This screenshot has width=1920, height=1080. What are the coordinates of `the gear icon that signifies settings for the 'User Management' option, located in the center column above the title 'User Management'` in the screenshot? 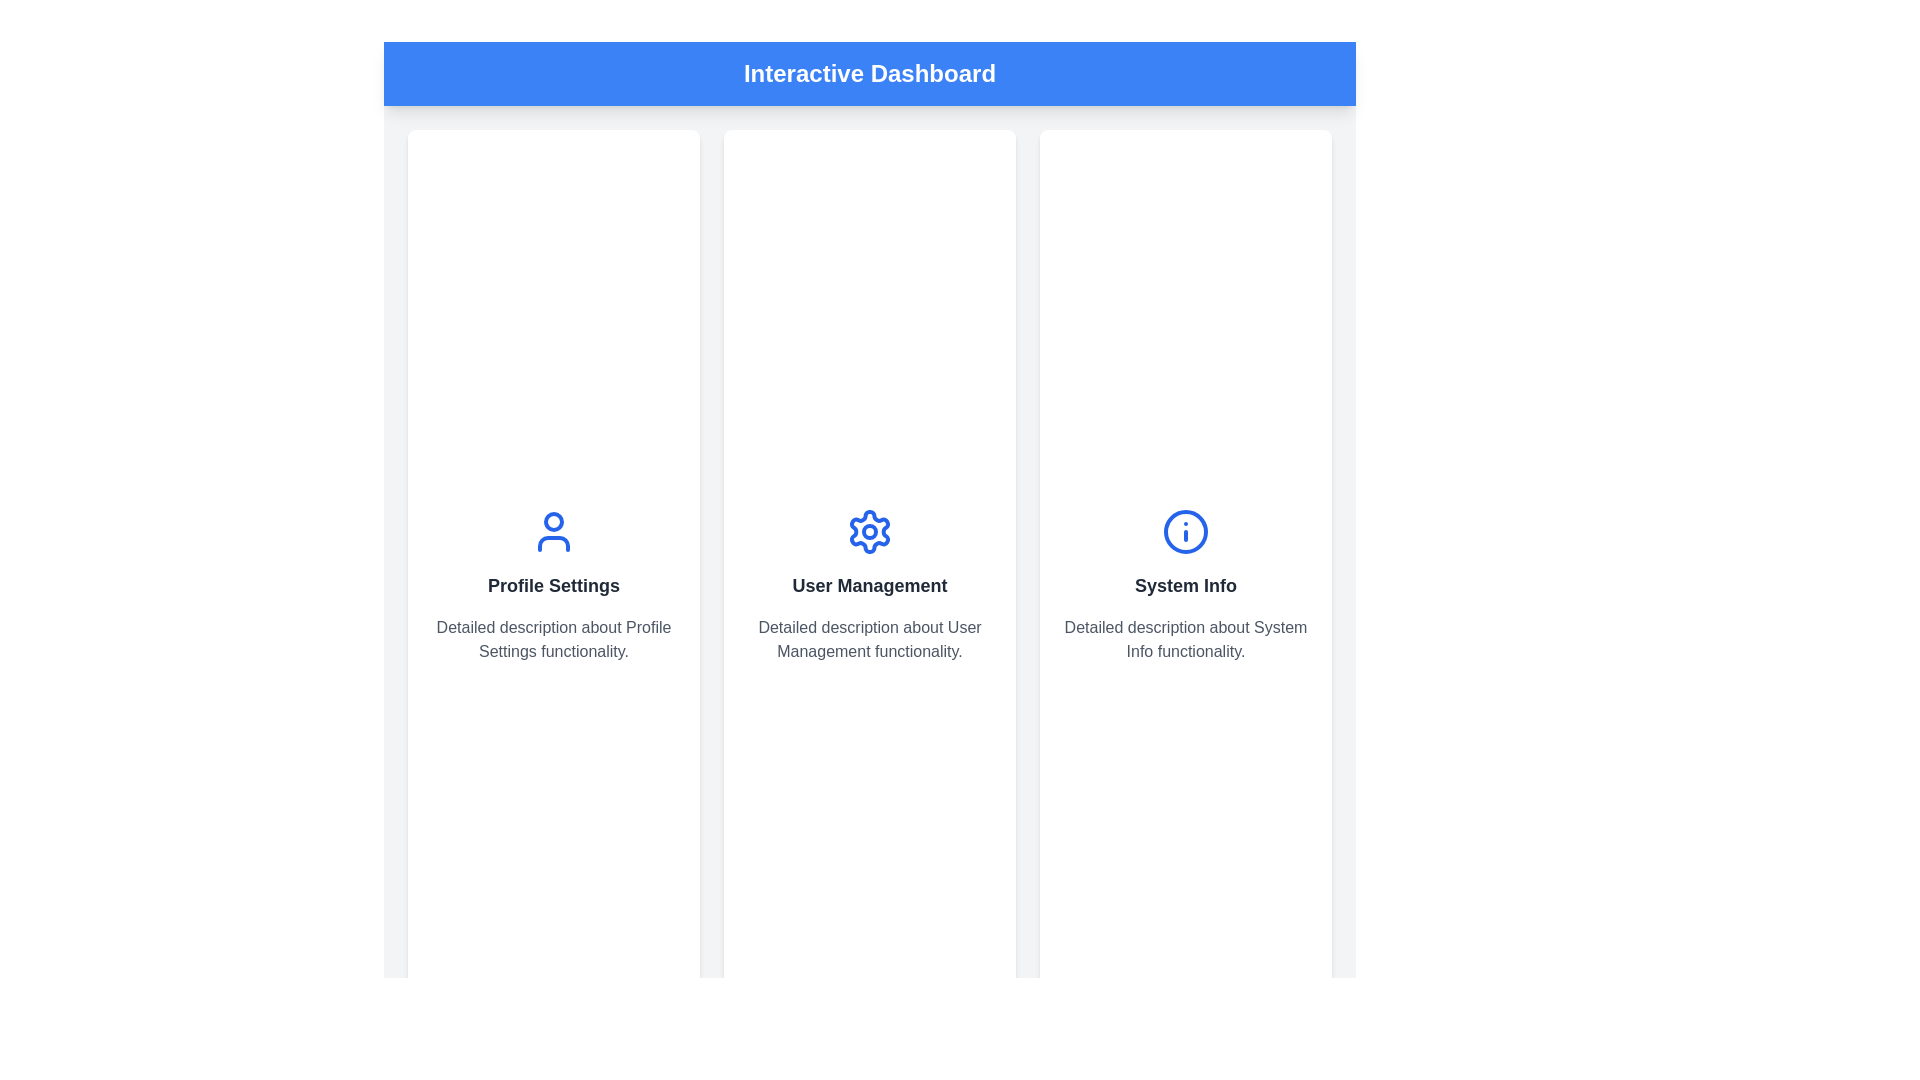 It's located at (869, 531).